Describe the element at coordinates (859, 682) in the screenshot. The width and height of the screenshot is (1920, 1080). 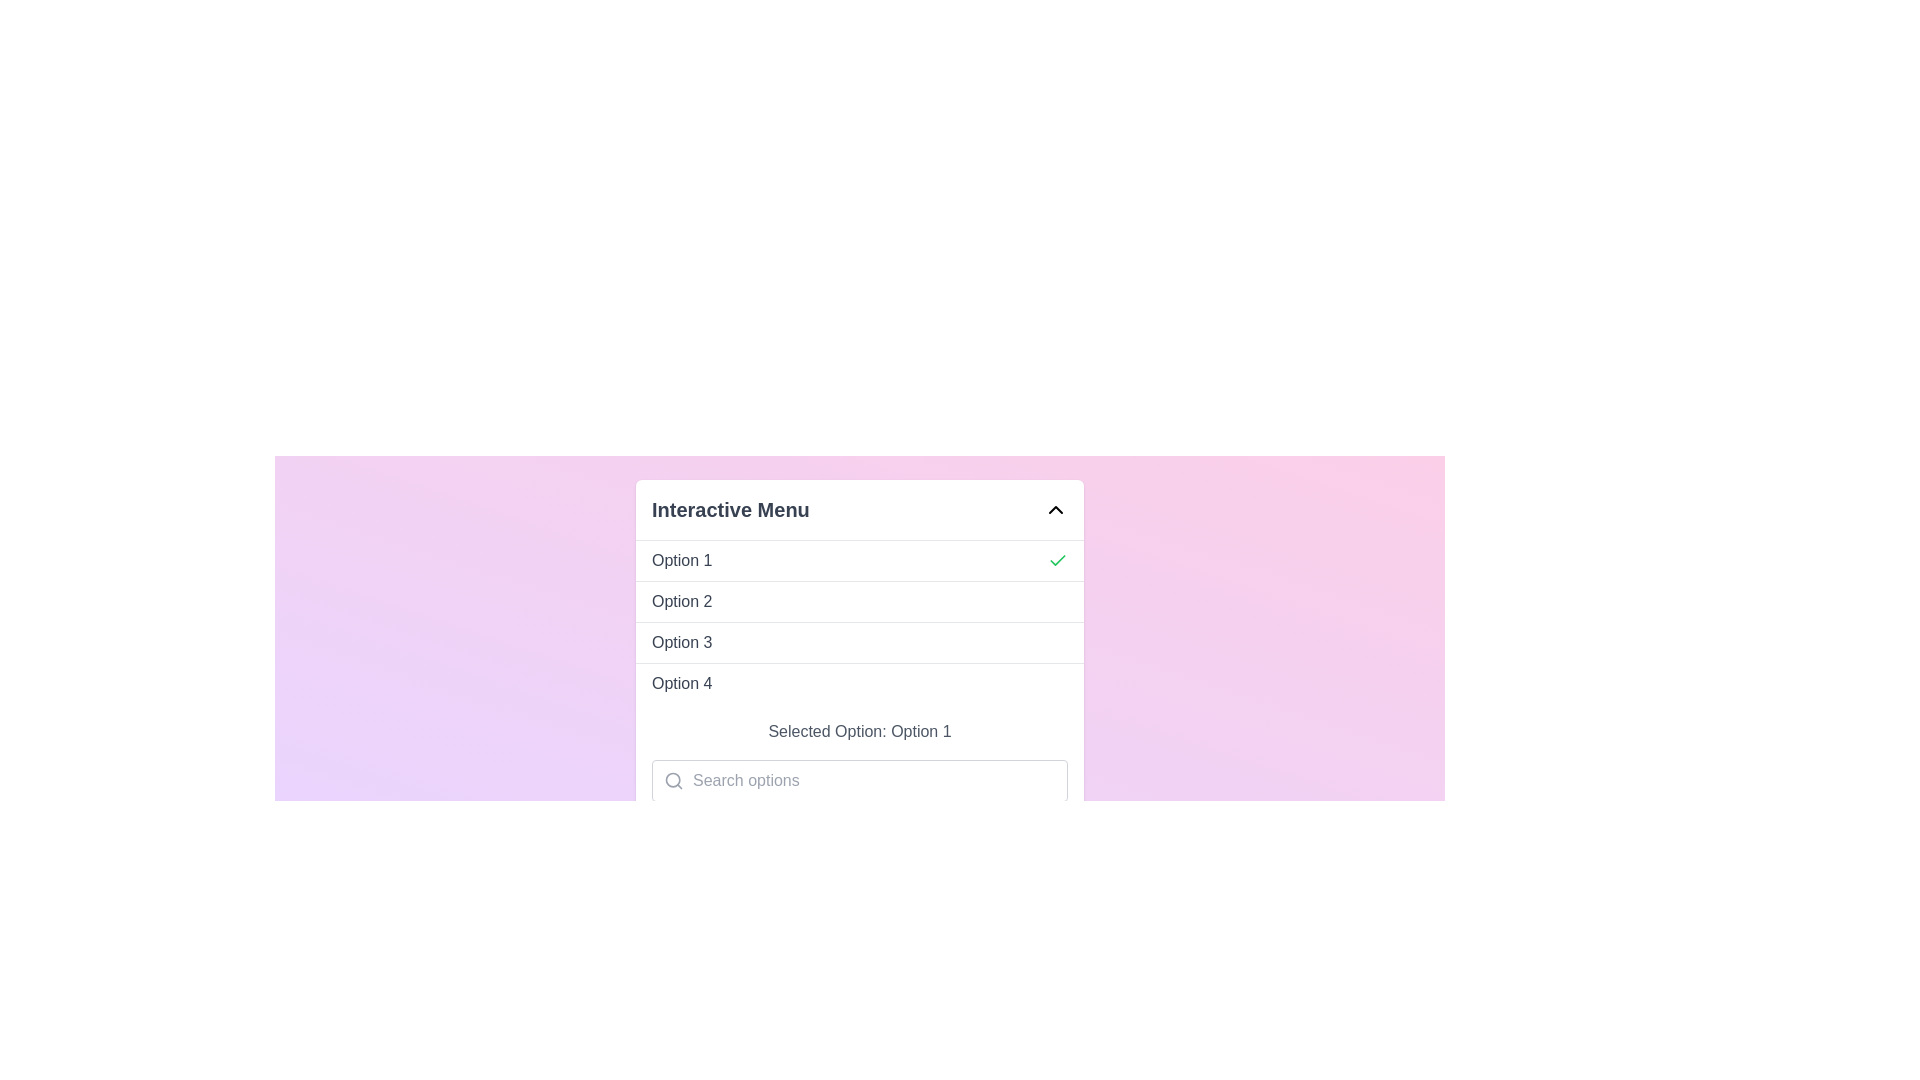
I see `the fourth menu option in the dropdown menu` at that location.